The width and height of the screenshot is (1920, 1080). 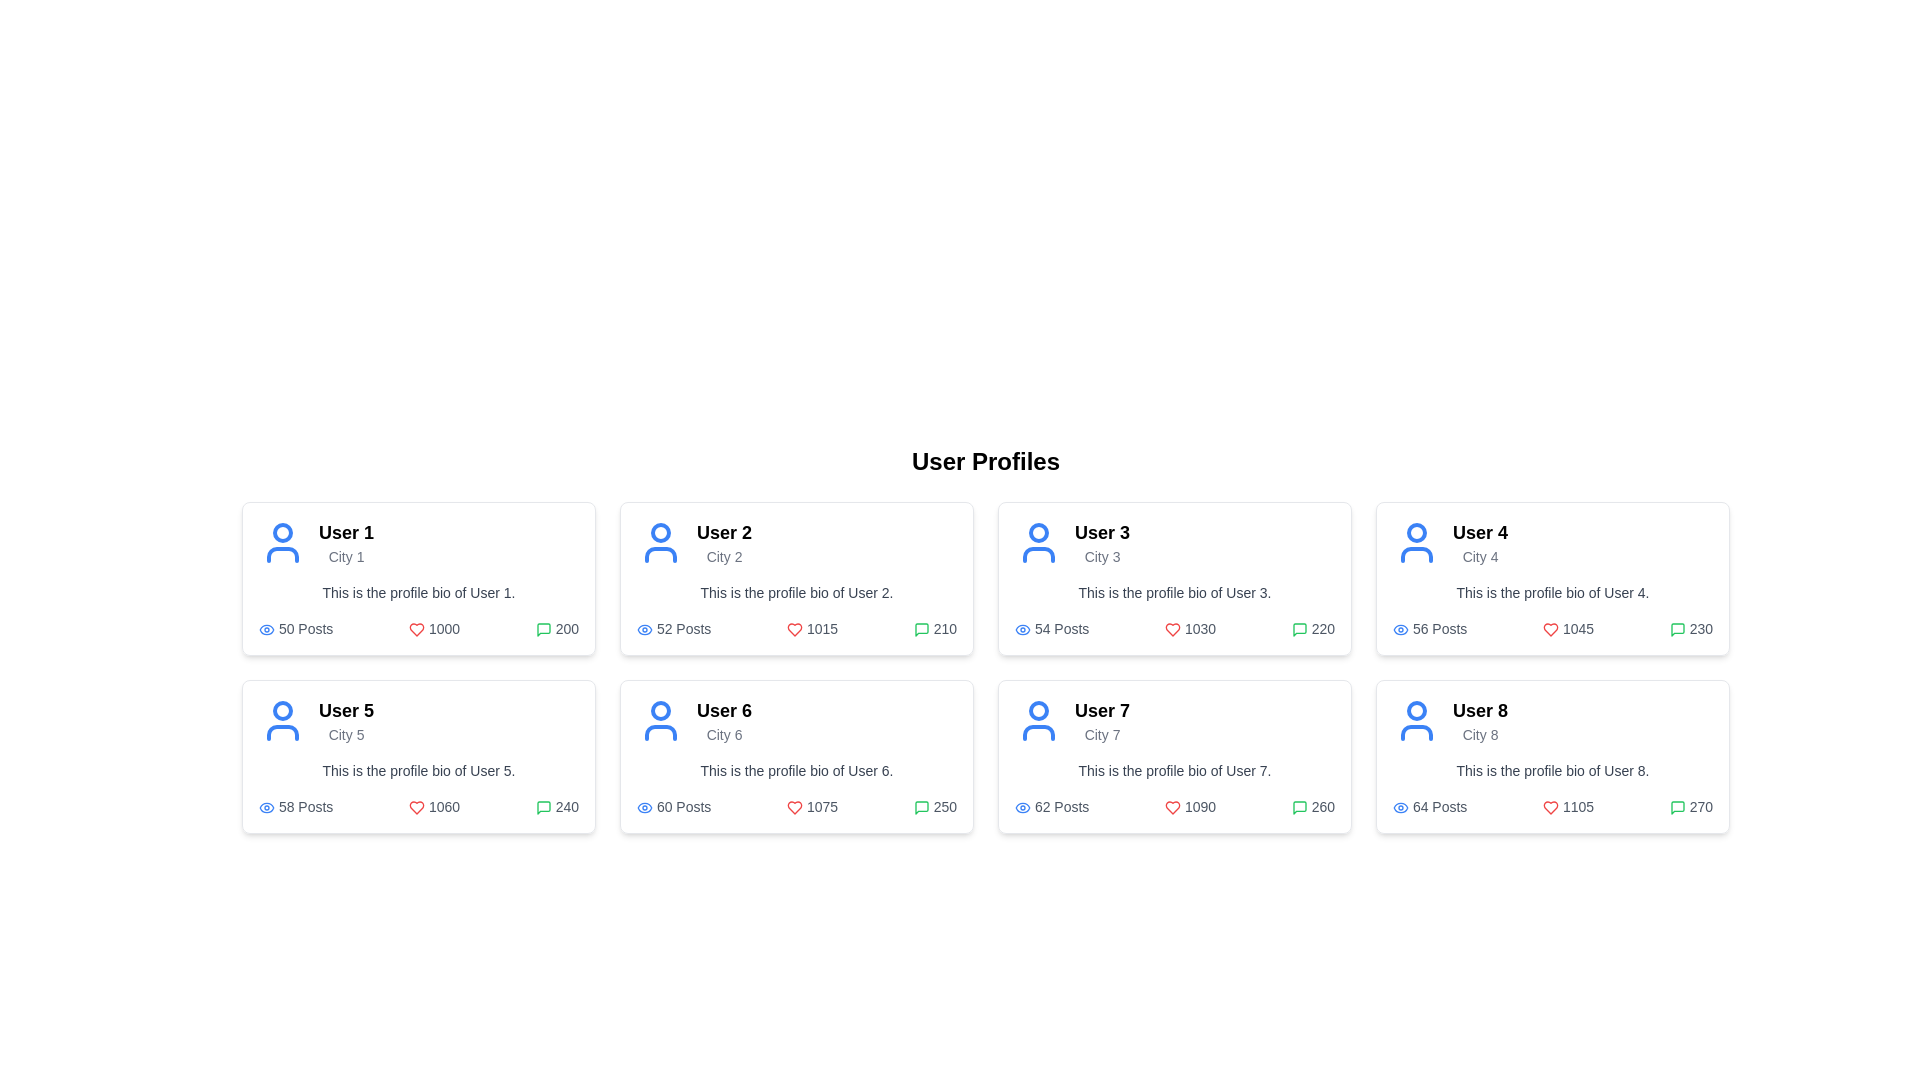 What do you see at coordinates (1038, 709) in the screenshot?
I see `the circular geometric component in the 'User 7' profile icon located at the top-left corner of the profile card` at bounding box center [1038, 709].